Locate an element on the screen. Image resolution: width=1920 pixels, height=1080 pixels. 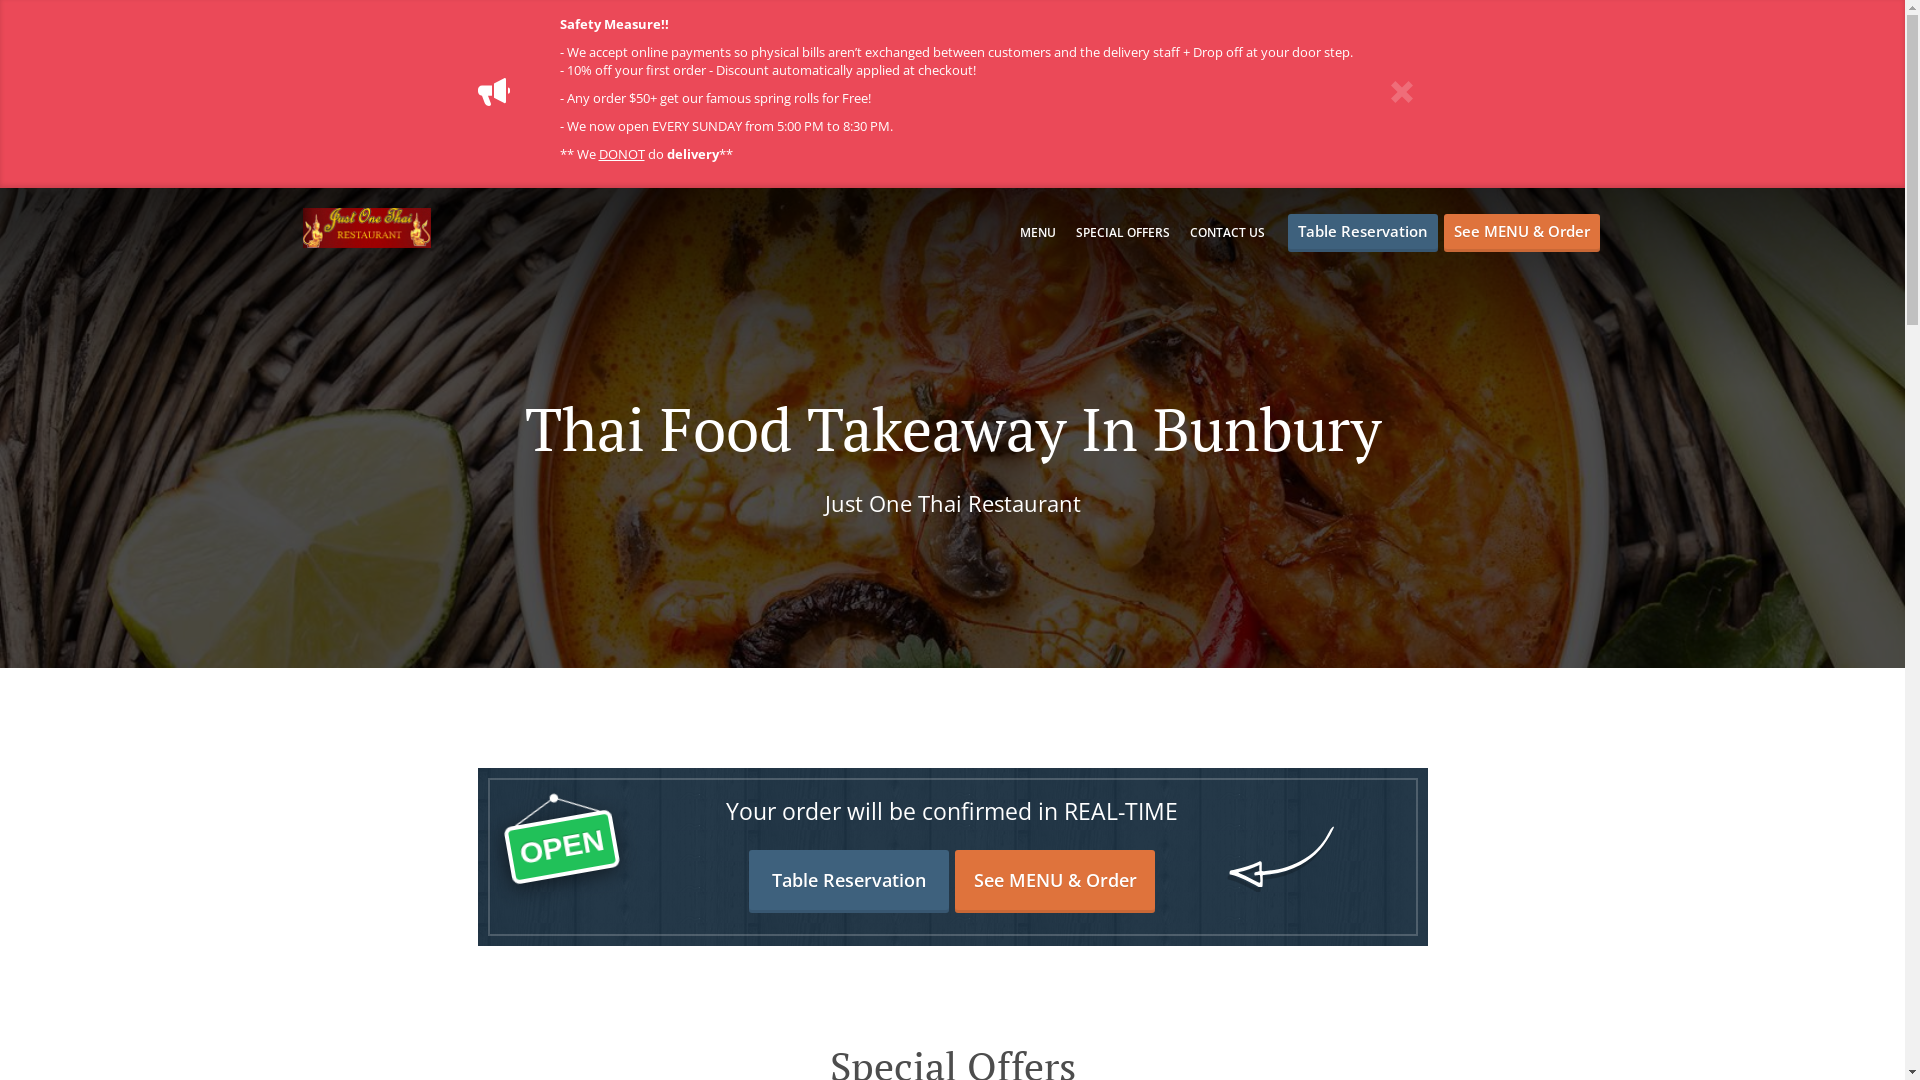
'CONTACT US' is located at coordinates (1190, 231).